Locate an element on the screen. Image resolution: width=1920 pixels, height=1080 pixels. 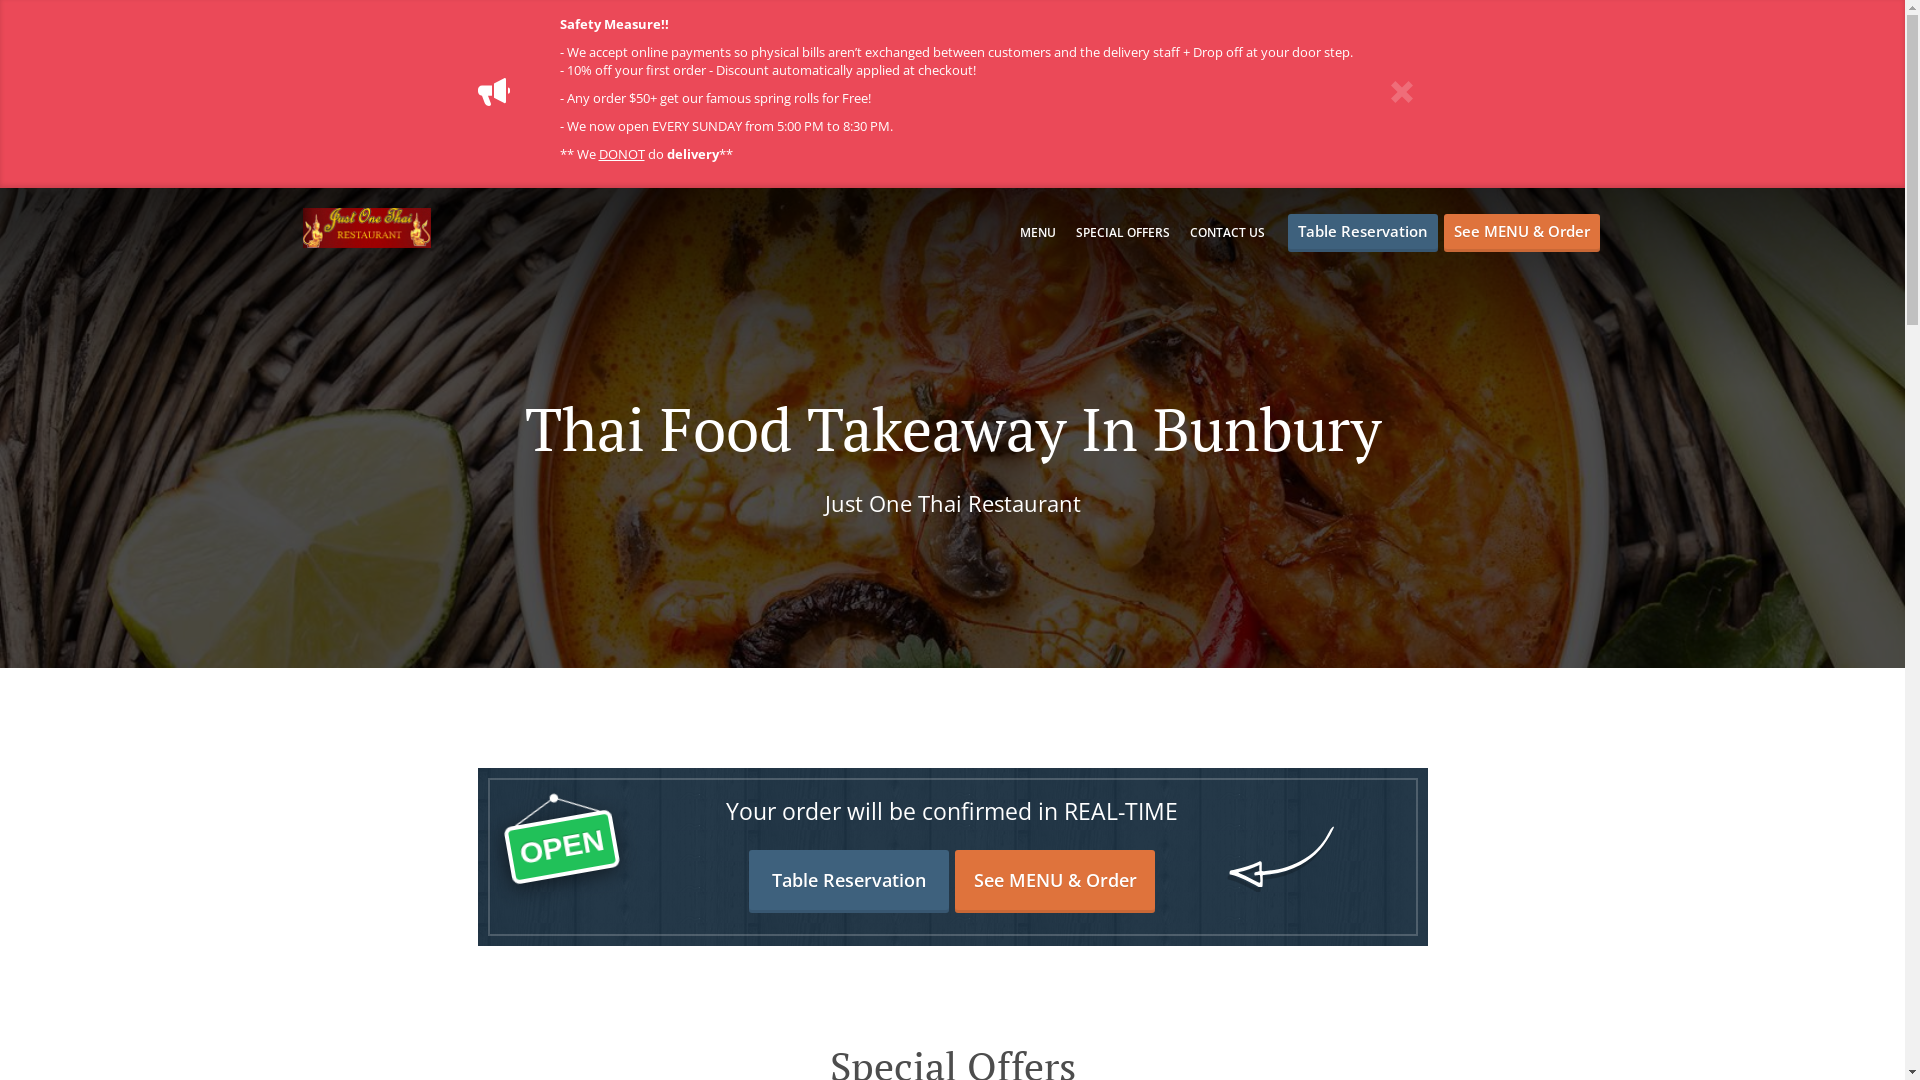
'CONTACT US' is located at coordinates (1190, 231).